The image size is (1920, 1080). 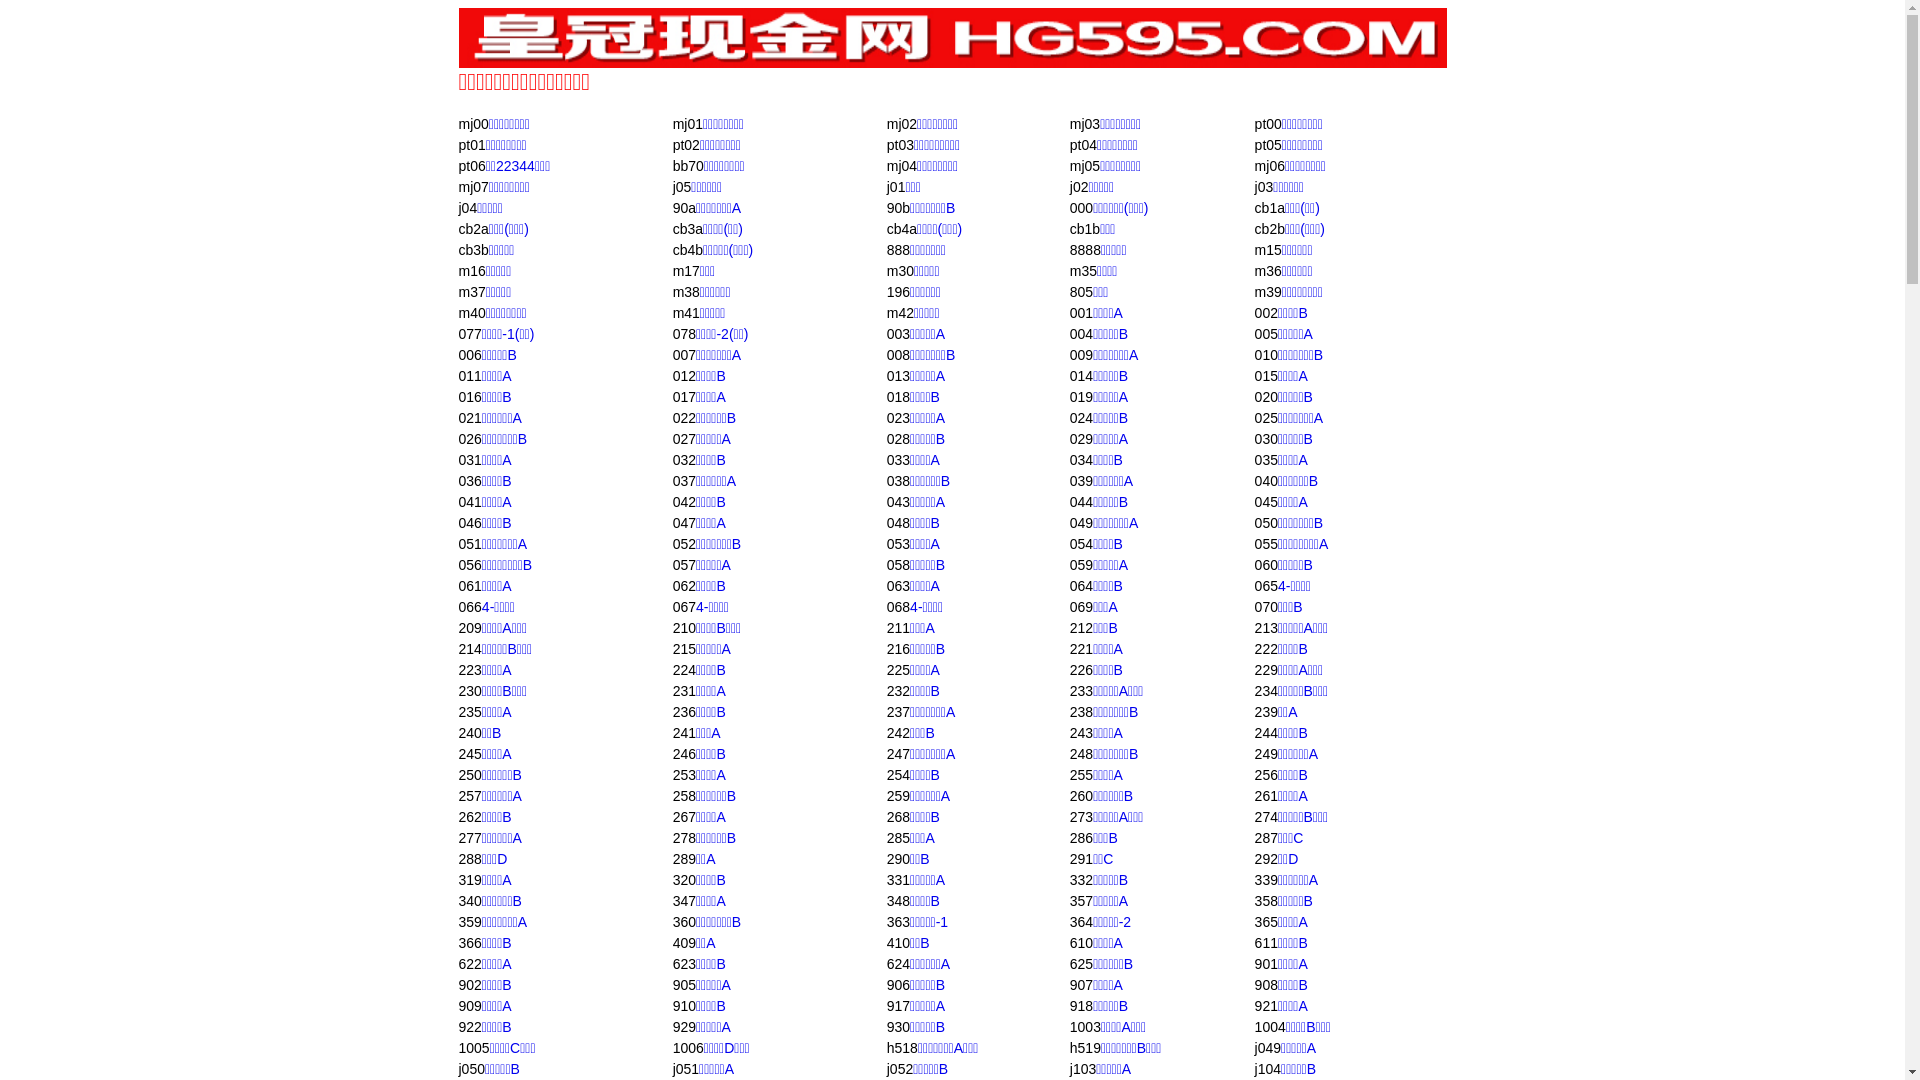 I want to click on '611', so click(x=1265, y=942).